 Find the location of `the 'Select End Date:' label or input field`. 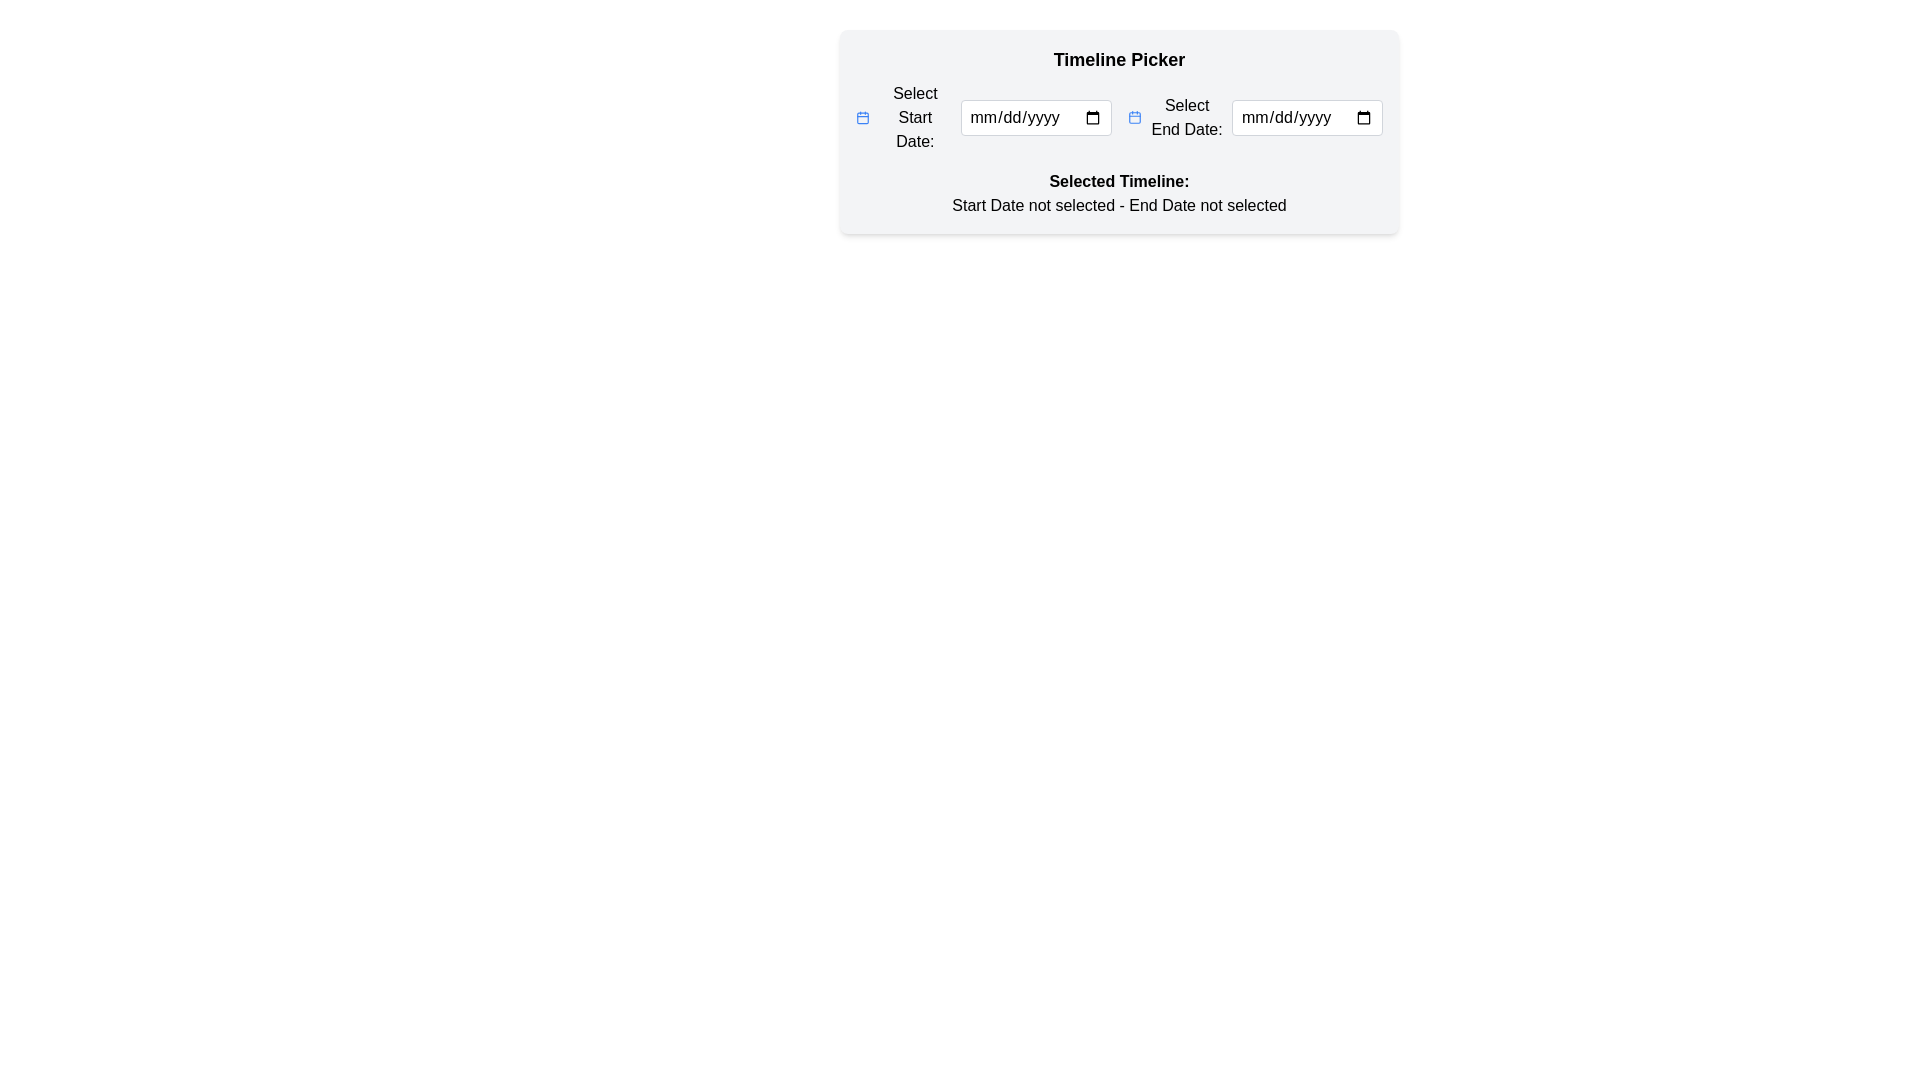

the 'Select End Date:' label or input field is located at coordinates (1254, 118).